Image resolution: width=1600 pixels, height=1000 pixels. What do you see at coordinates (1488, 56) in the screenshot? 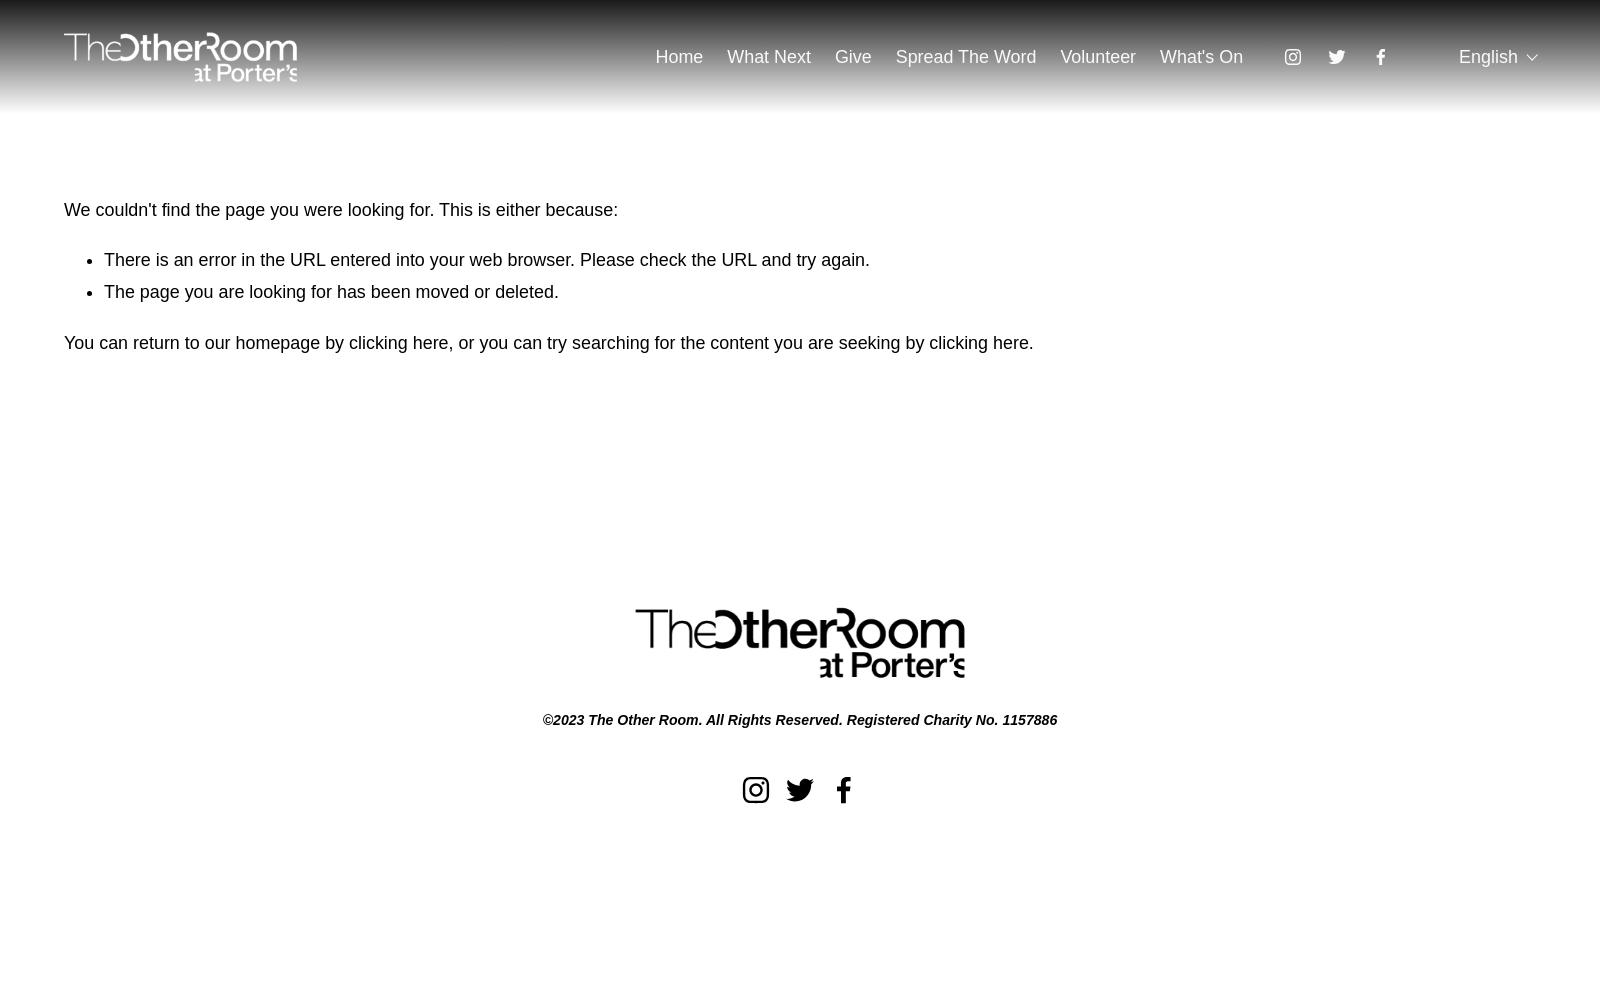
I see `'English'` at bounding box center [1488, 56].